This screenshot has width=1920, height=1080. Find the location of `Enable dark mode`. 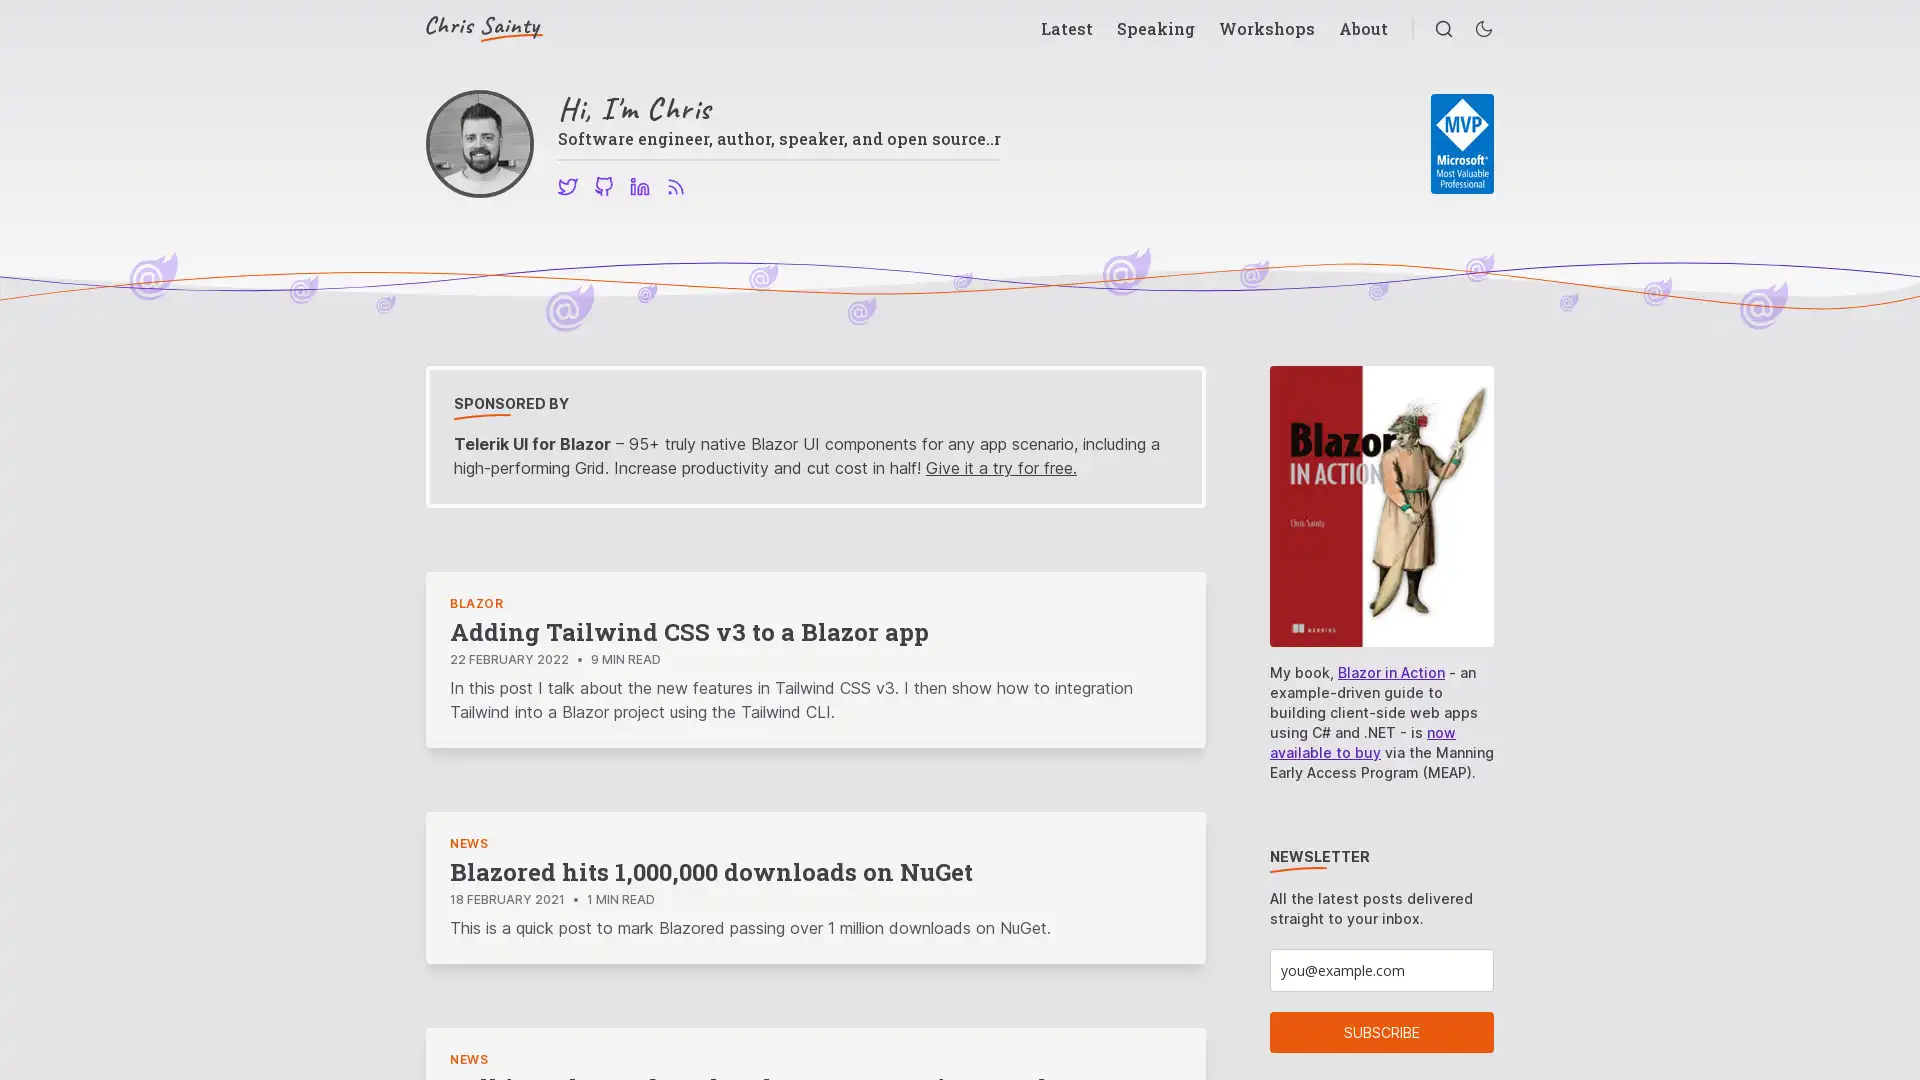

Enable dark mode is located at coordinates (1483, 29).